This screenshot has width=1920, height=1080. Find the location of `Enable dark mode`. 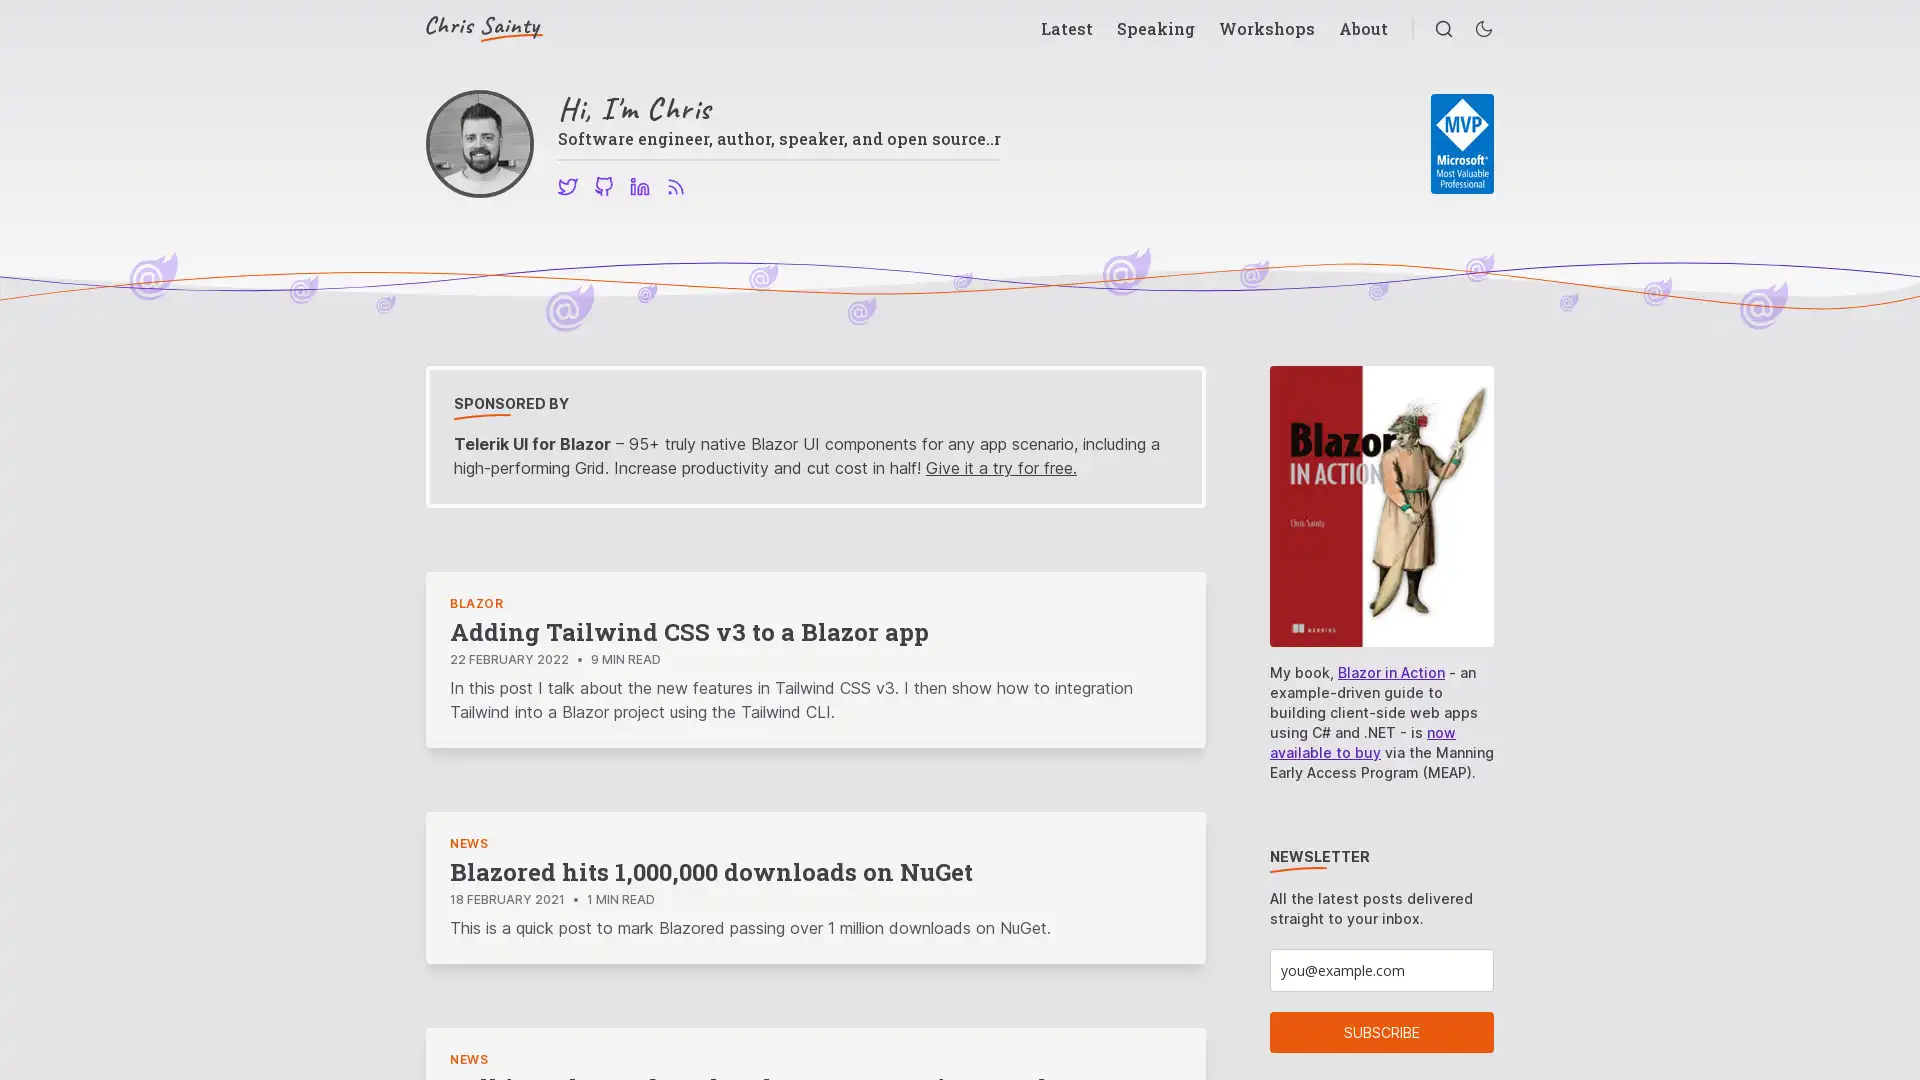

Enable dark mode is located at coordinates (1483, 29).